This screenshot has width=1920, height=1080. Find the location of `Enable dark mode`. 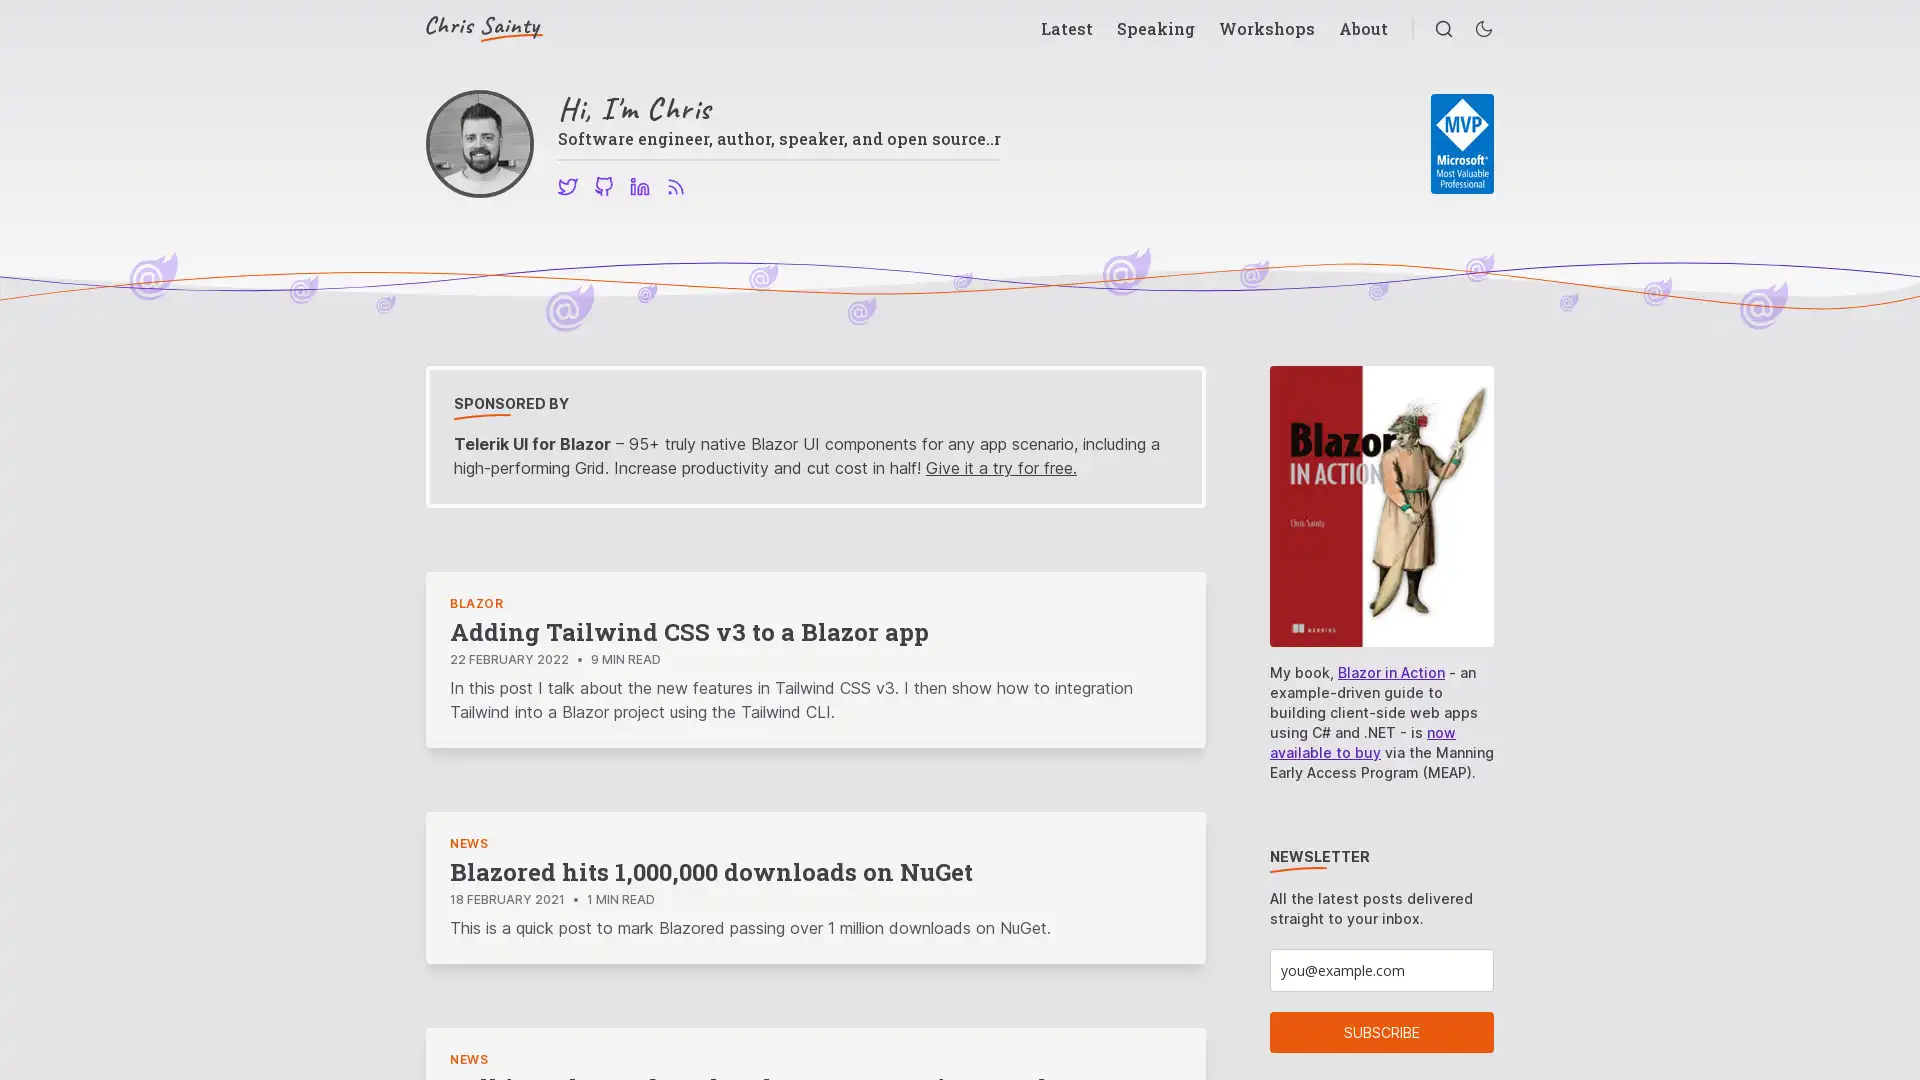

Enable dark mode is located at coordinates (1483, 29).